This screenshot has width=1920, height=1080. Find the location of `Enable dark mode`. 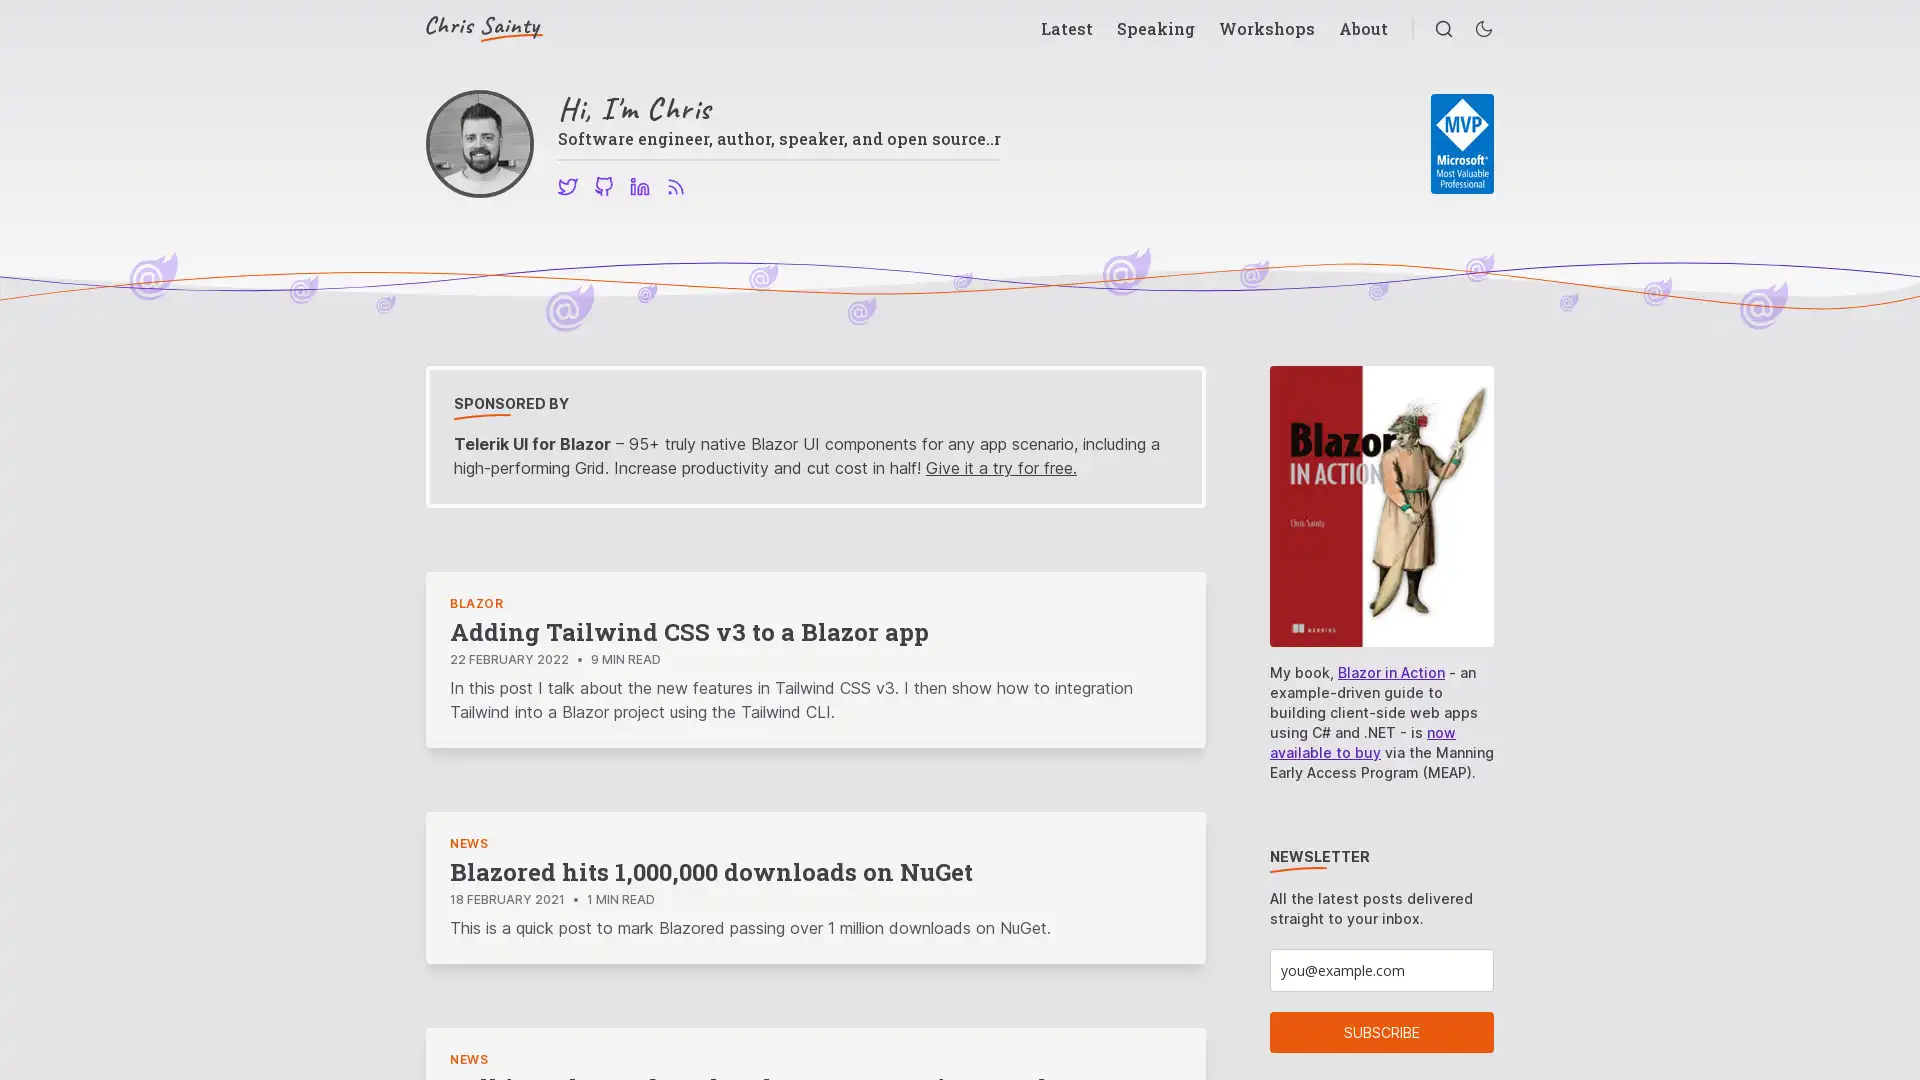

Enable dark mode is located at coordinates (1483, 29).